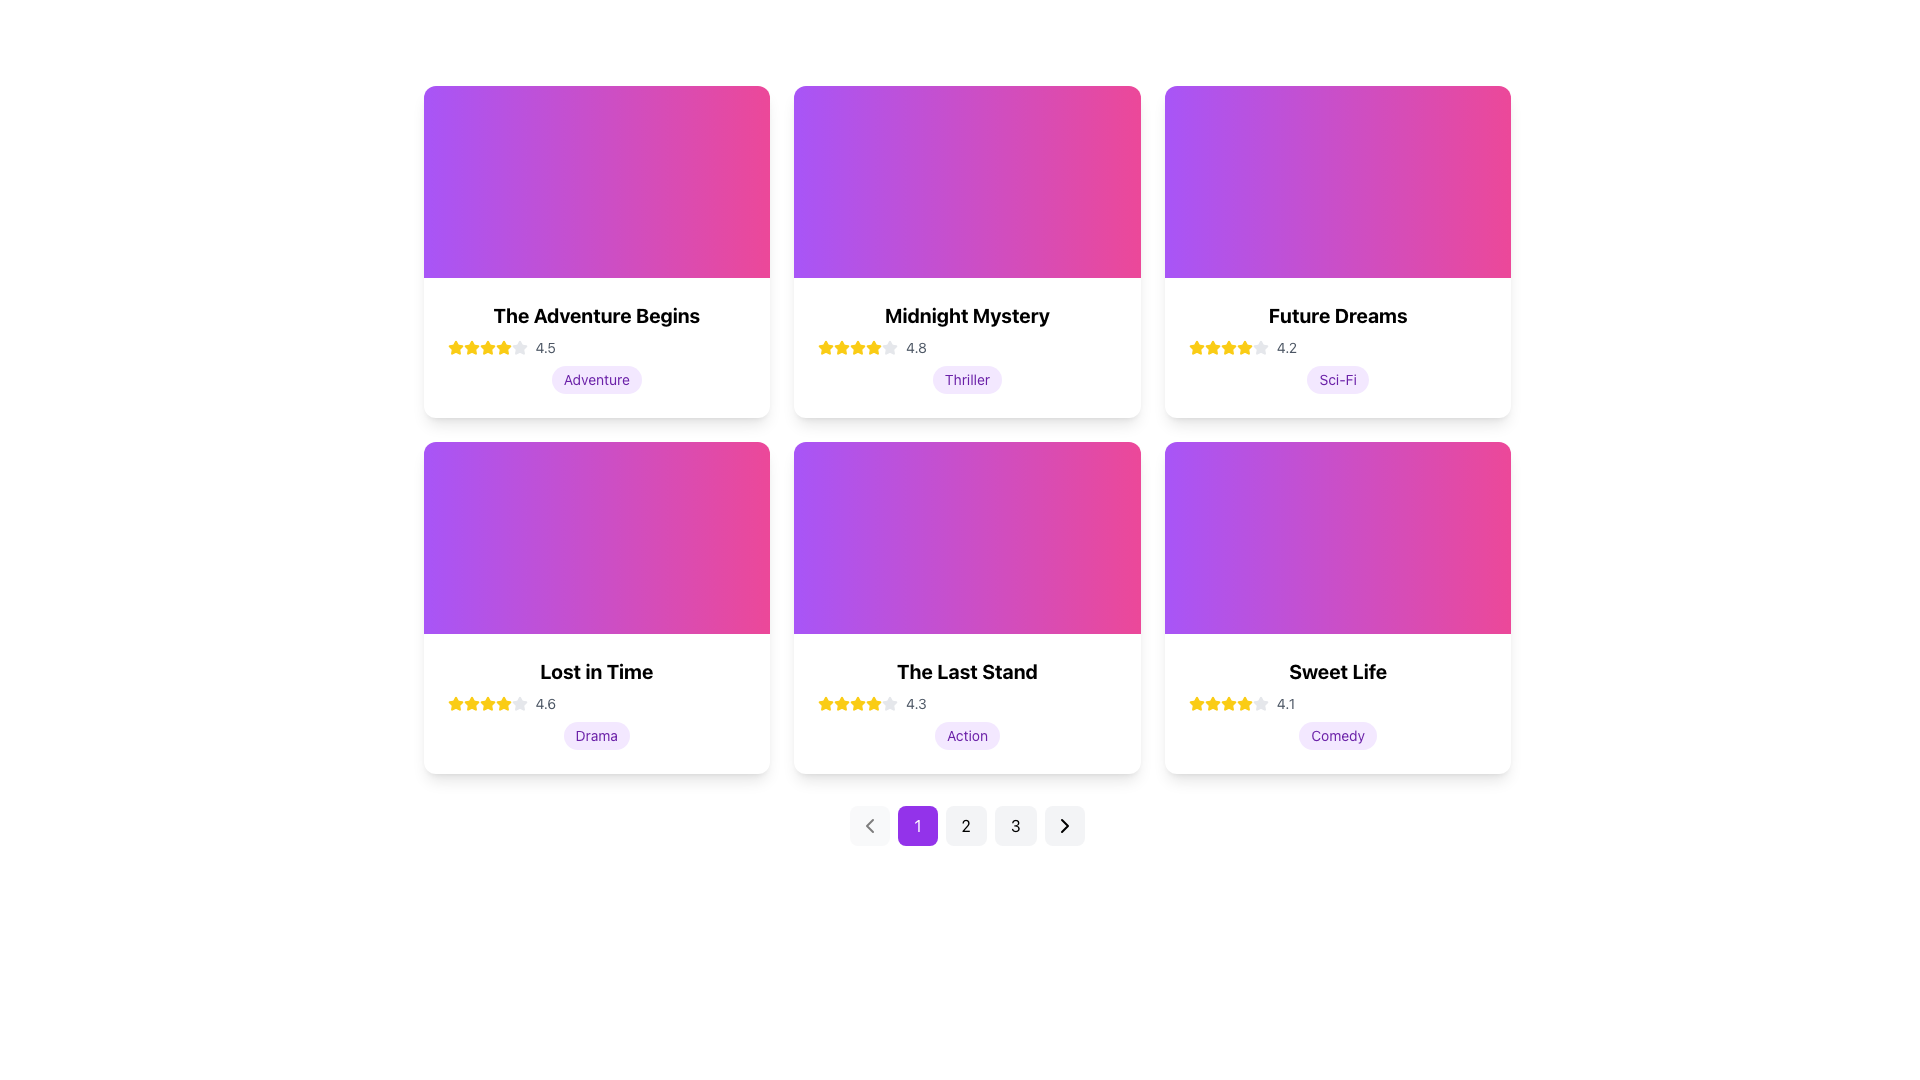 The height and width of the screenshot is (1080, 1920). Describe the element at coordinates (1196, 703) in the screenshot. I see `the first yellow star icon indicating a rating for the movie 'Sweet Life', which is located at the bottom left of the rating bar` at that location.